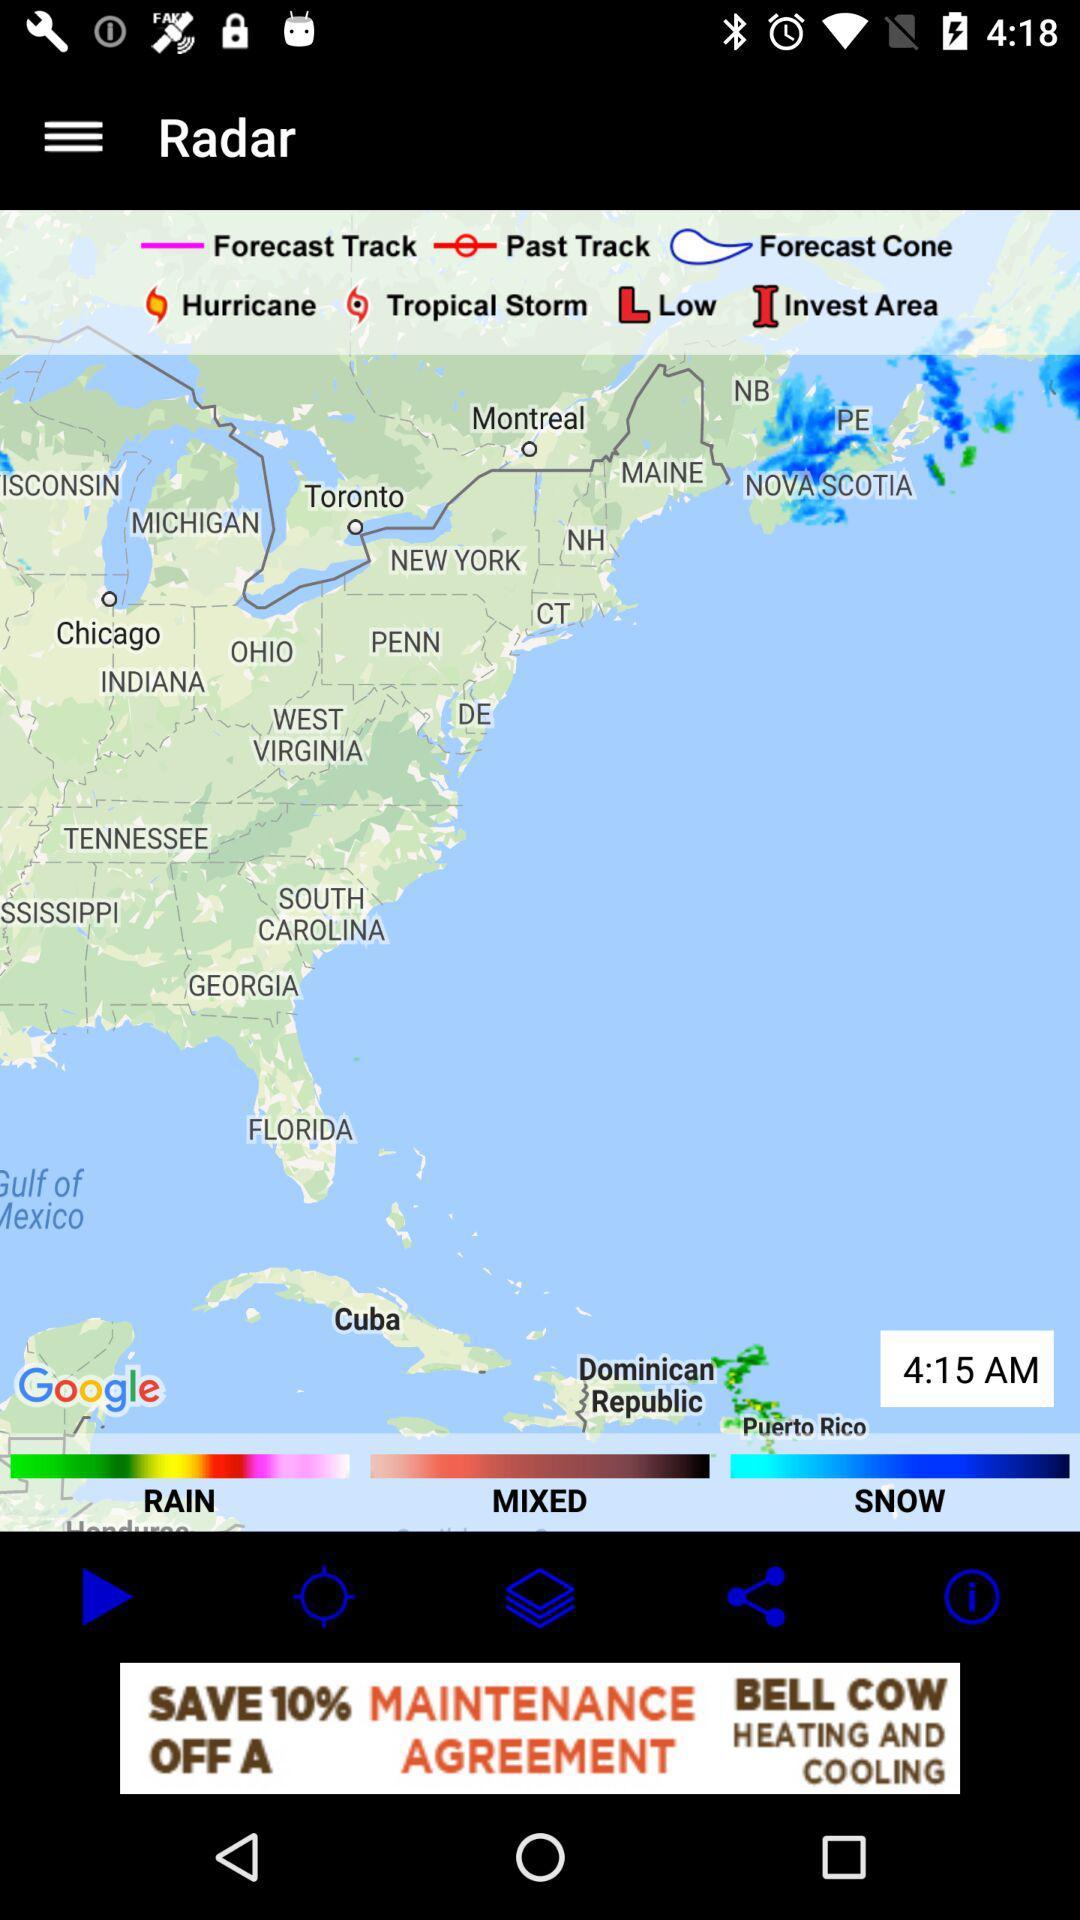 This screenshot has height=1920, width=1080. Describe the element at coordinates (72, 135) in the screenshot. I see `the item next to radar app` at that location.